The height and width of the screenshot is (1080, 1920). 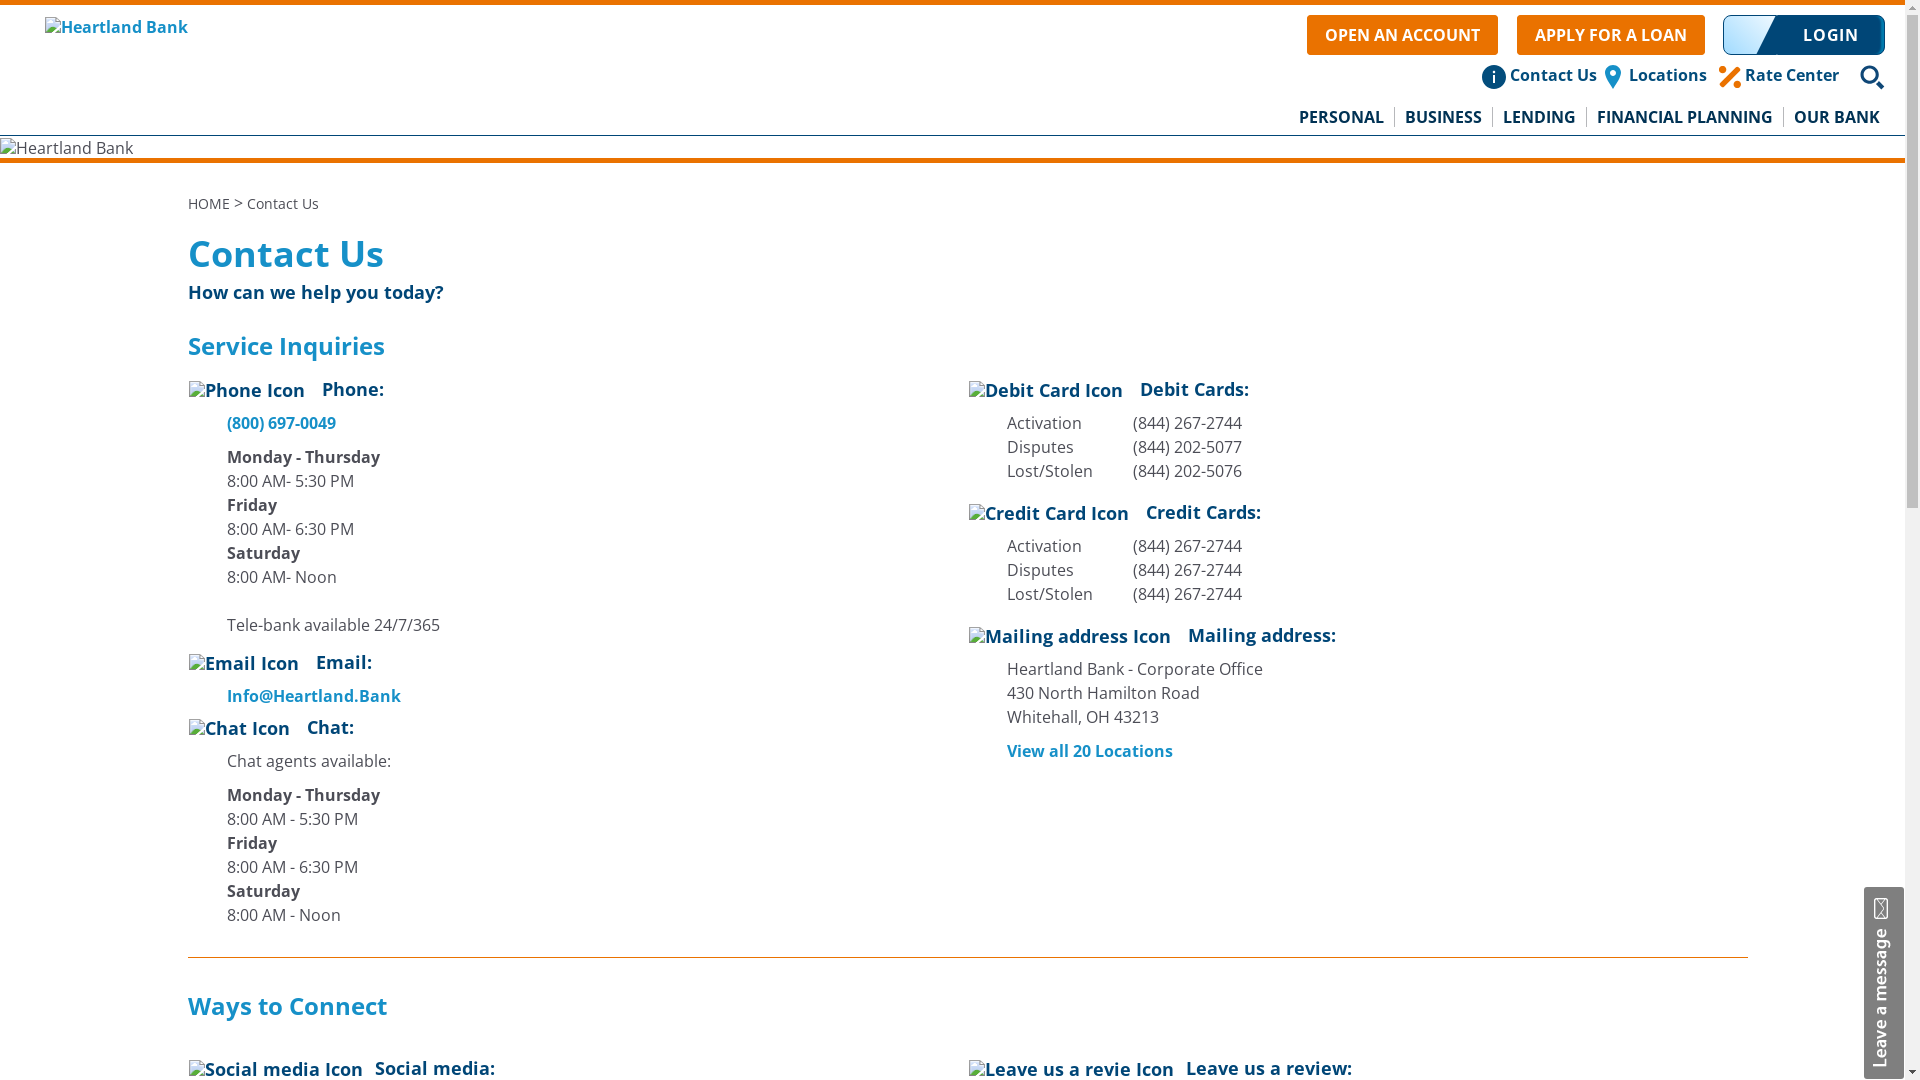 I want to click on 'View all 20 Locations', so click(x=1075, y=751).